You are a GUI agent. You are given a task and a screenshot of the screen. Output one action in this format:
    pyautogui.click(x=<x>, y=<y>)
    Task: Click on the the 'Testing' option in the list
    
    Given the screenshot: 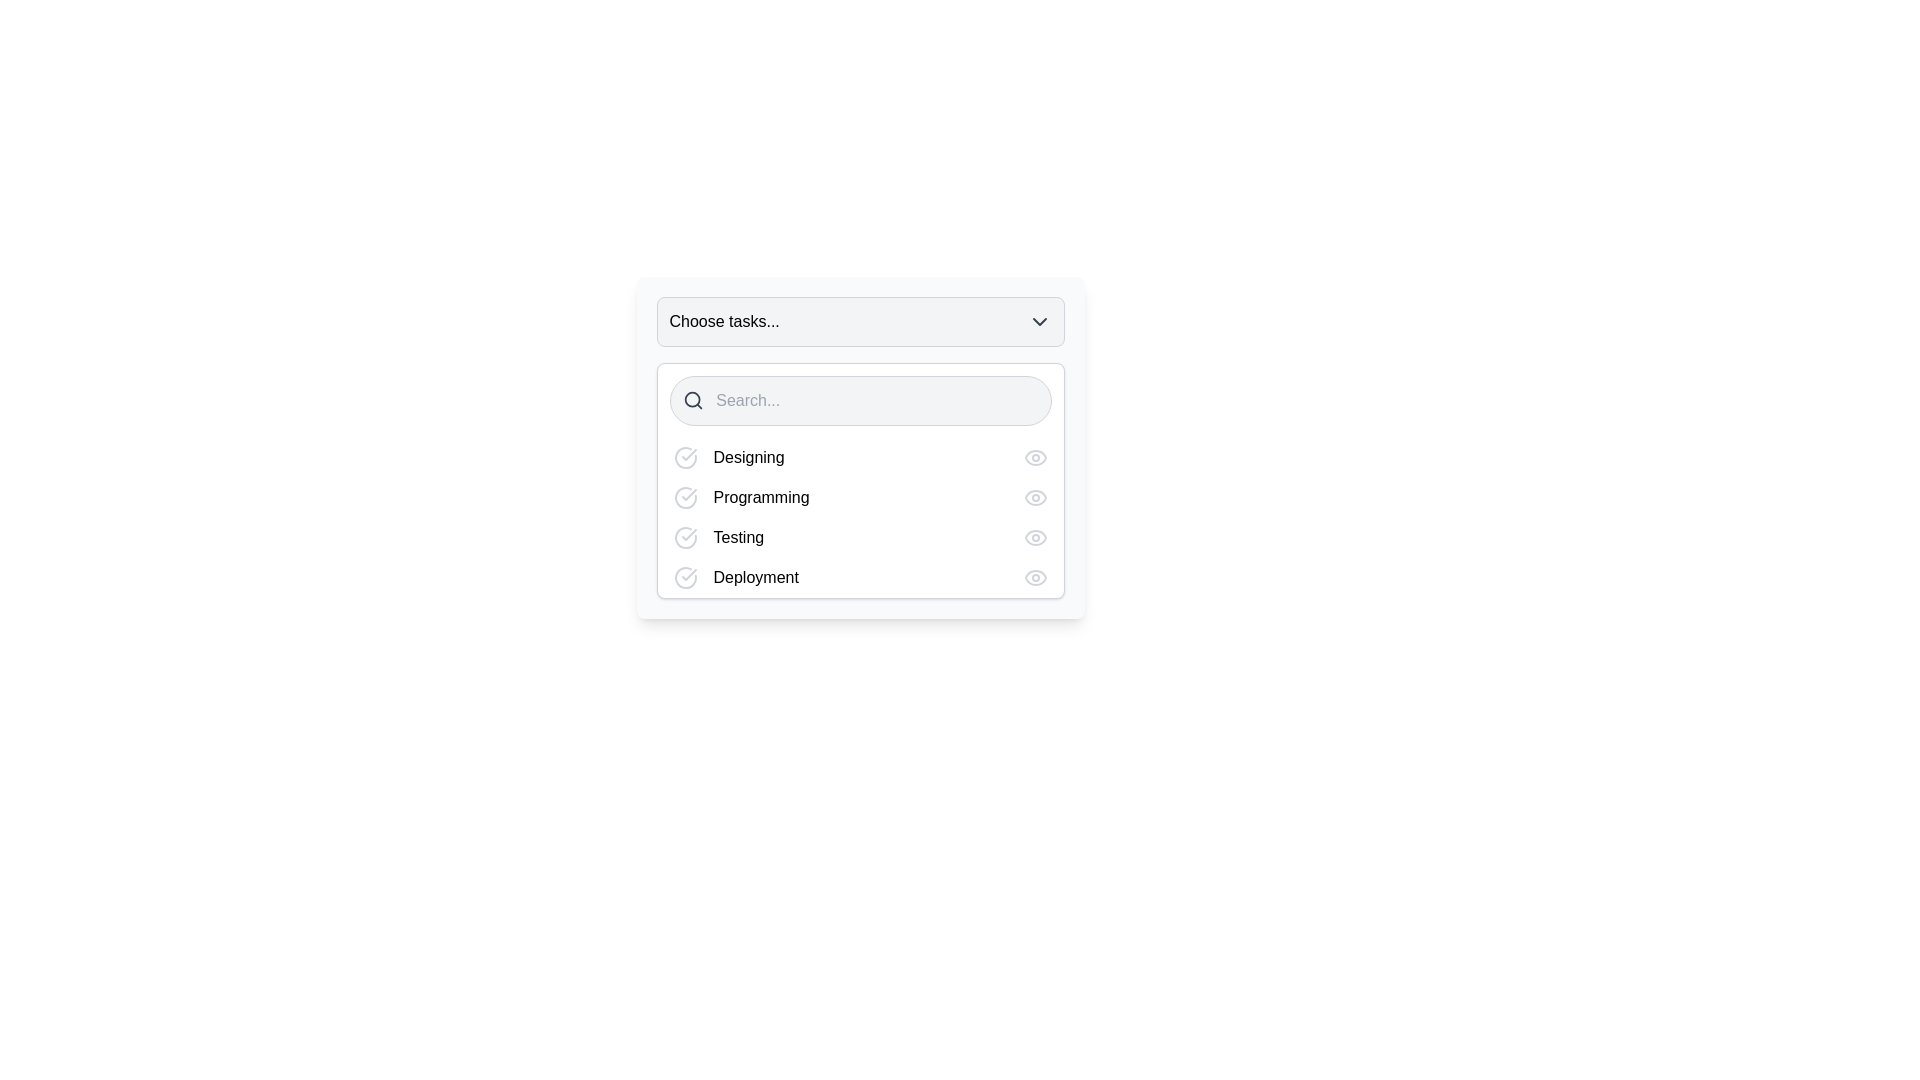 What is the action you would take?
    pyautogui.click(x=860, y=536)
    